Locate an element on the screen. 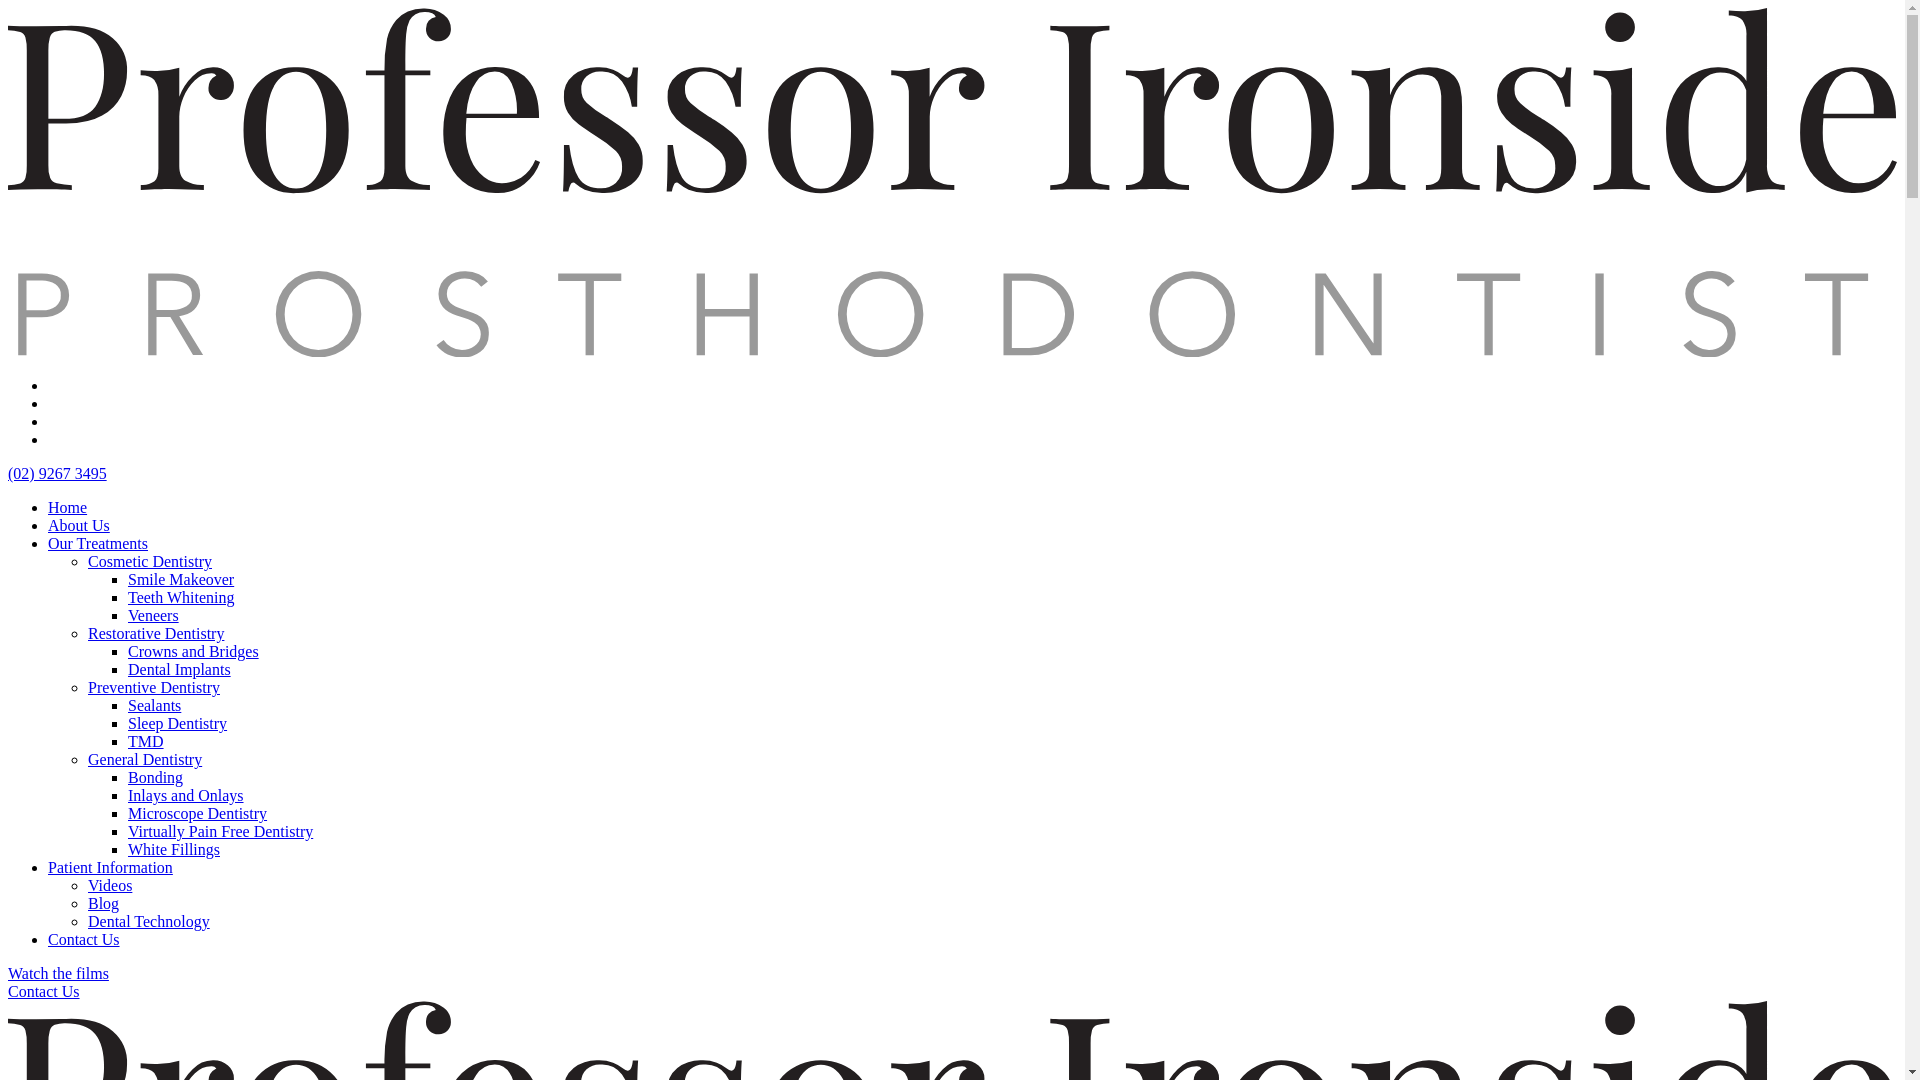  'About Us' is located at coordinates (78, 524).